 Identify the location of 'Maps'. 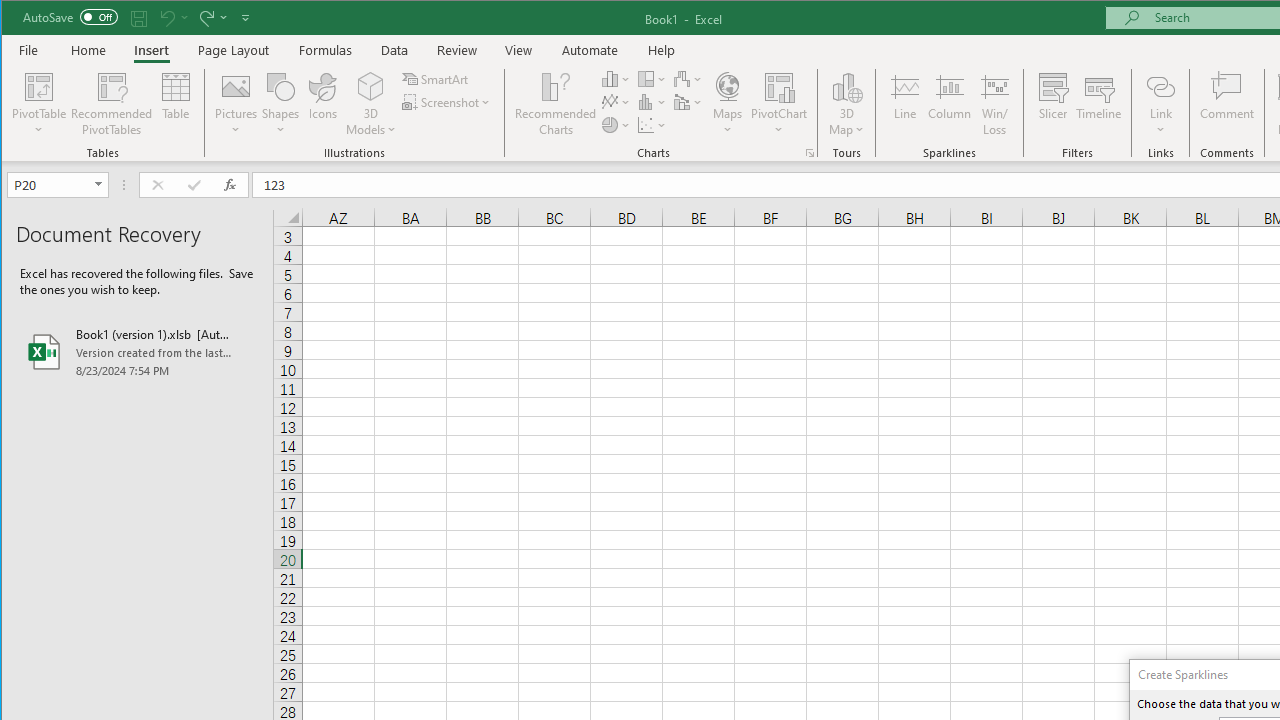
(726, 104).